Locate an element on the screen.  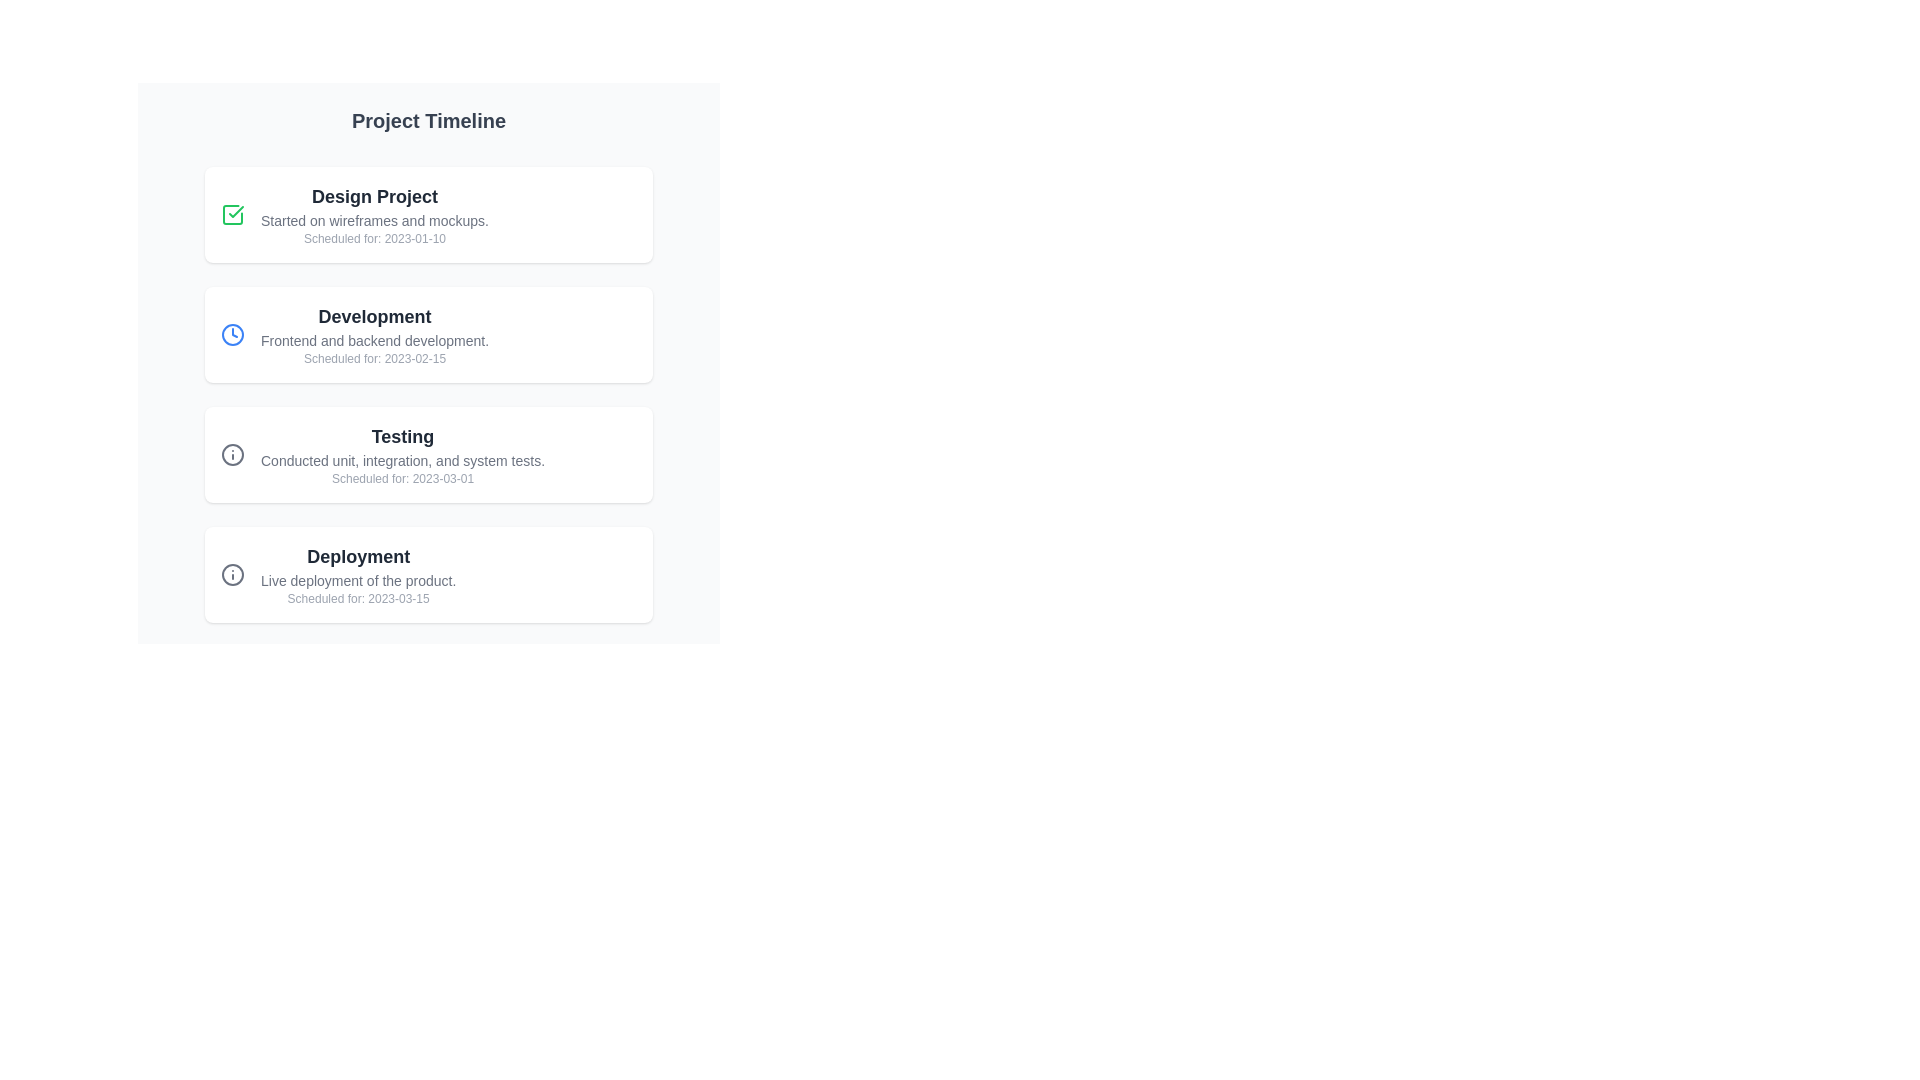
the blue circular clock icon located to the left of the 'Development' text in the second project timeline card is located at coordinates (233, 334).